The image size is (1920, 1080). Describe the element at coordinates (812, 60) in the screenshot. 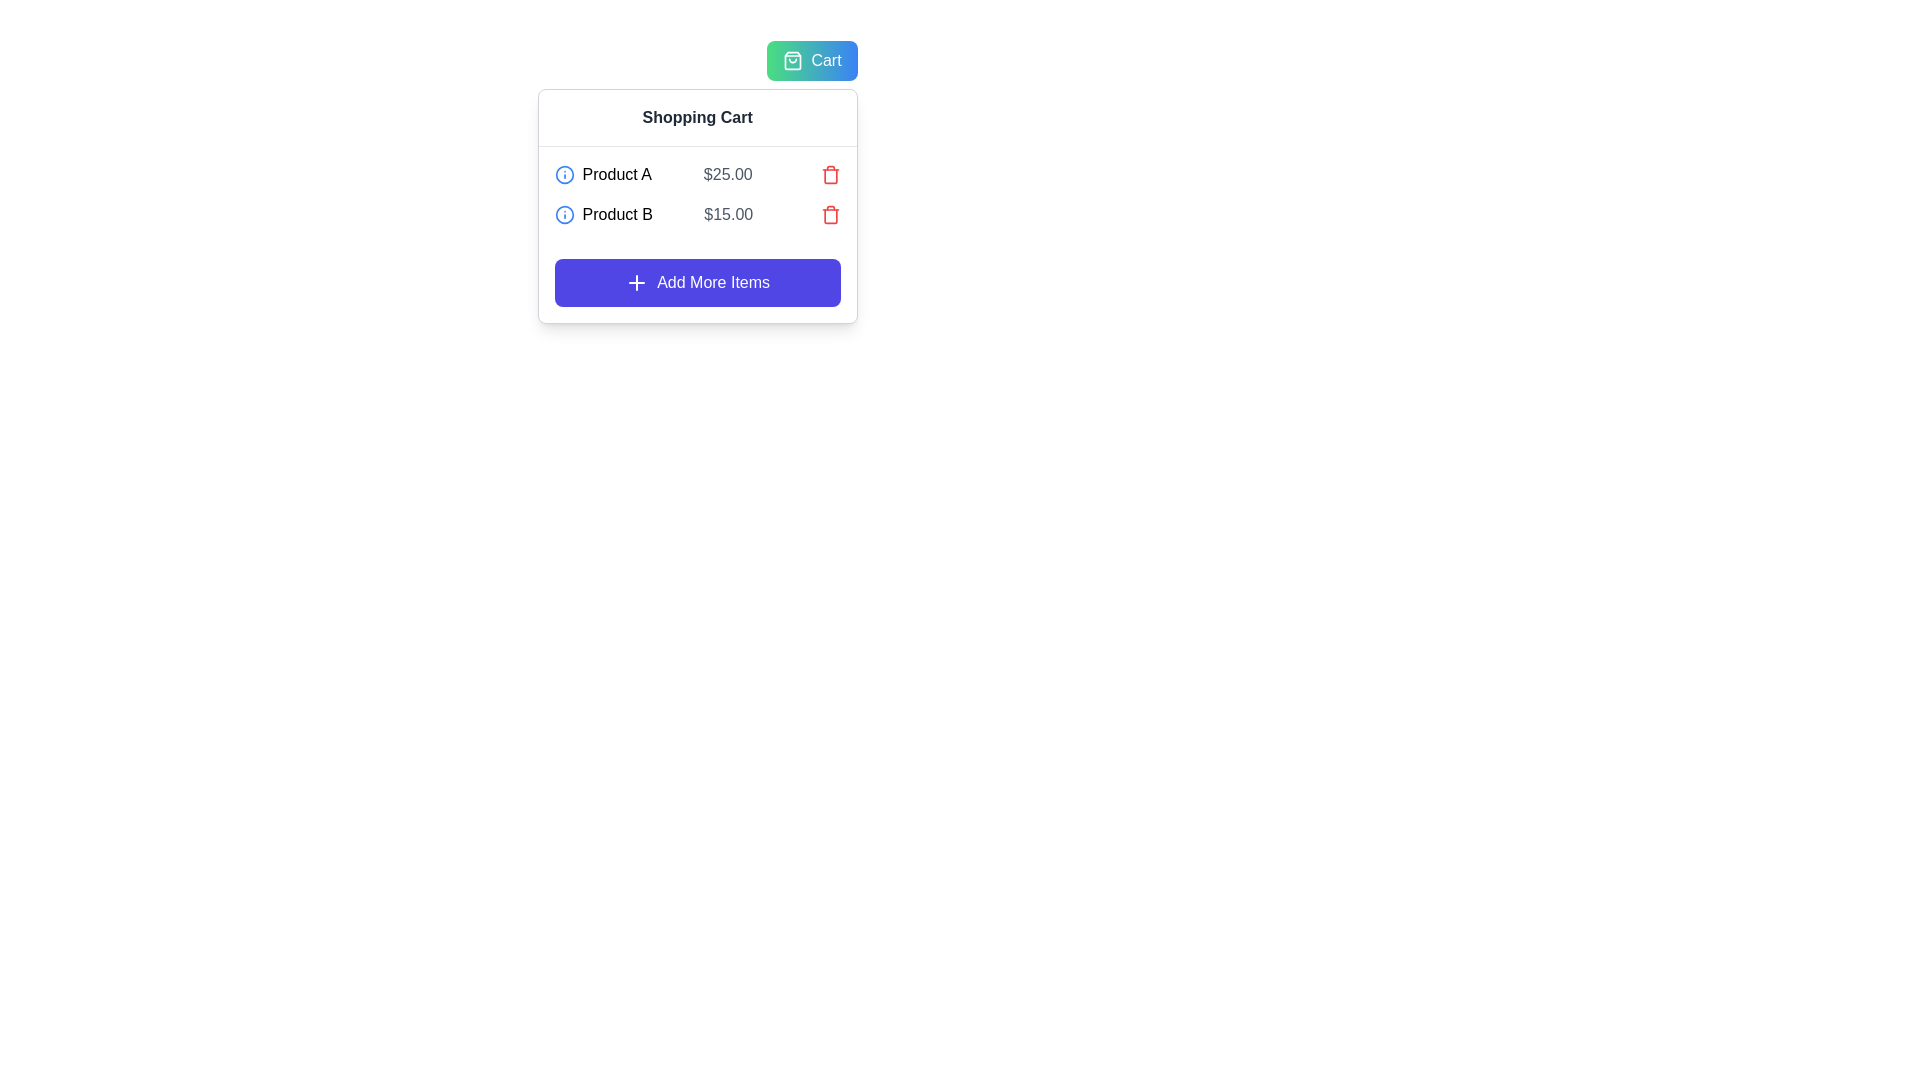

I see `the rectangular button with a green to blue gradient, featuring a white shopping bag icon and 'Cart' text` at that location.